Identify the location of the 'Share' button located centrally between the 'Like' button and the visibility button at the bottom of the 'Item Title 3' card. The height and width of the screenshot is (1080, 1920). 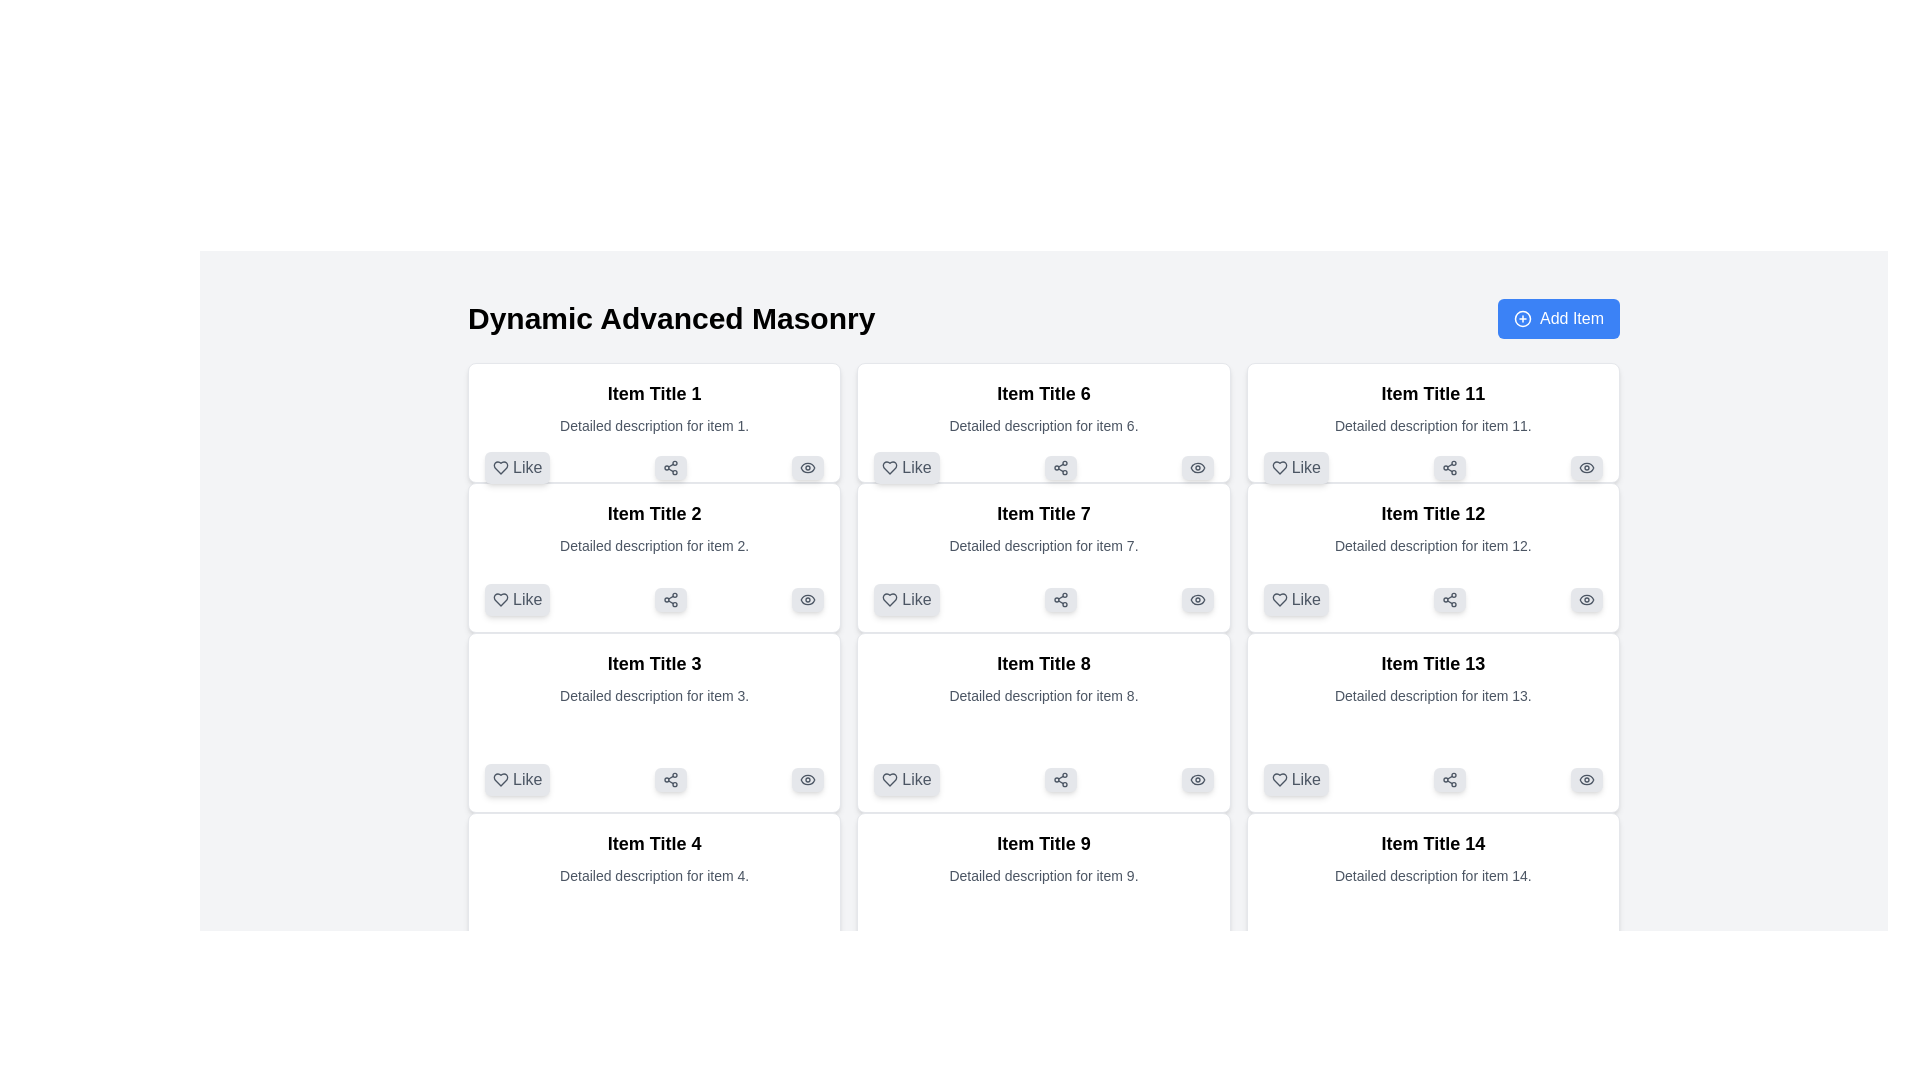
(671, 778).